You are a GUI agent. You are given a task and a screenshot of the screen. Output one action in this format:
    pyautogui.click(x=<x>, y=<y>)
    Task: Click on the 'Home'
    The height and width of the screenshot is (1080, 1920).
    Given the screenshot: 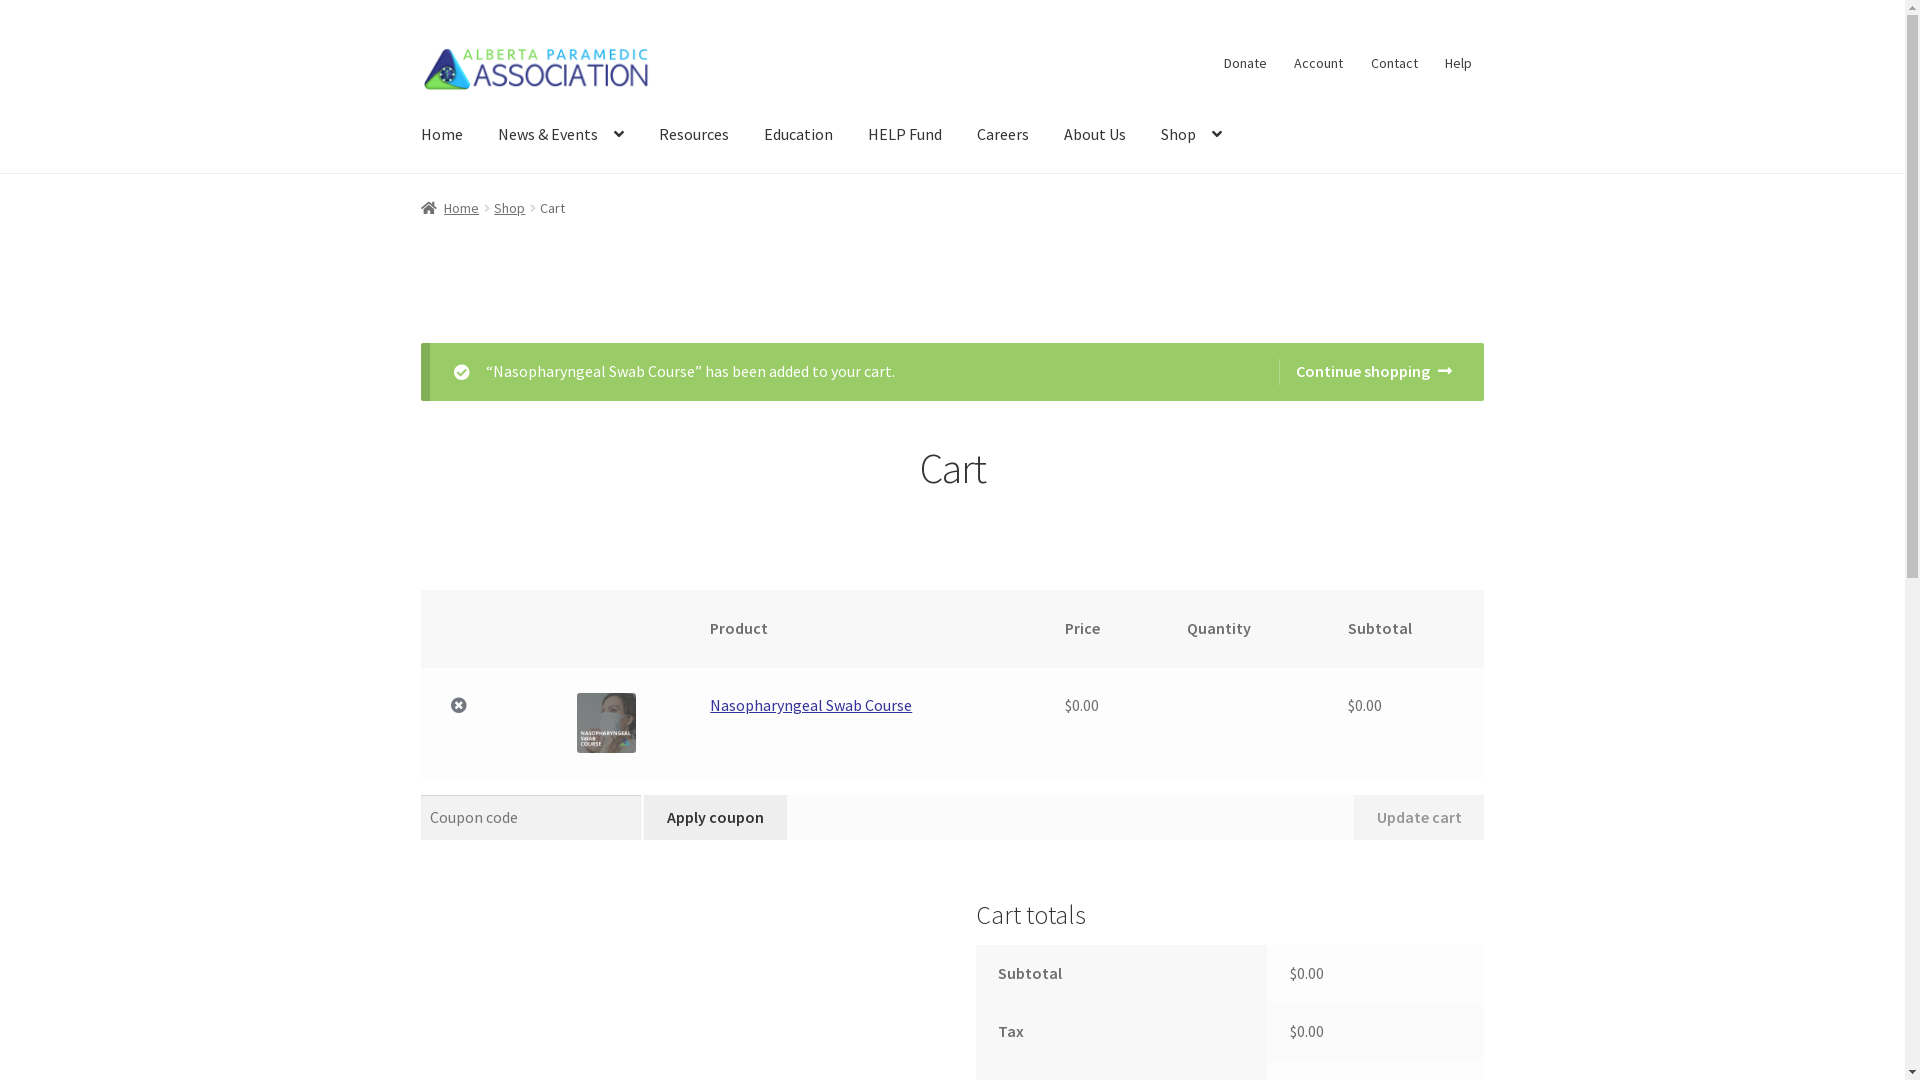 What is the action you would take?
    pyautogui.click(x=449, y=208)
    